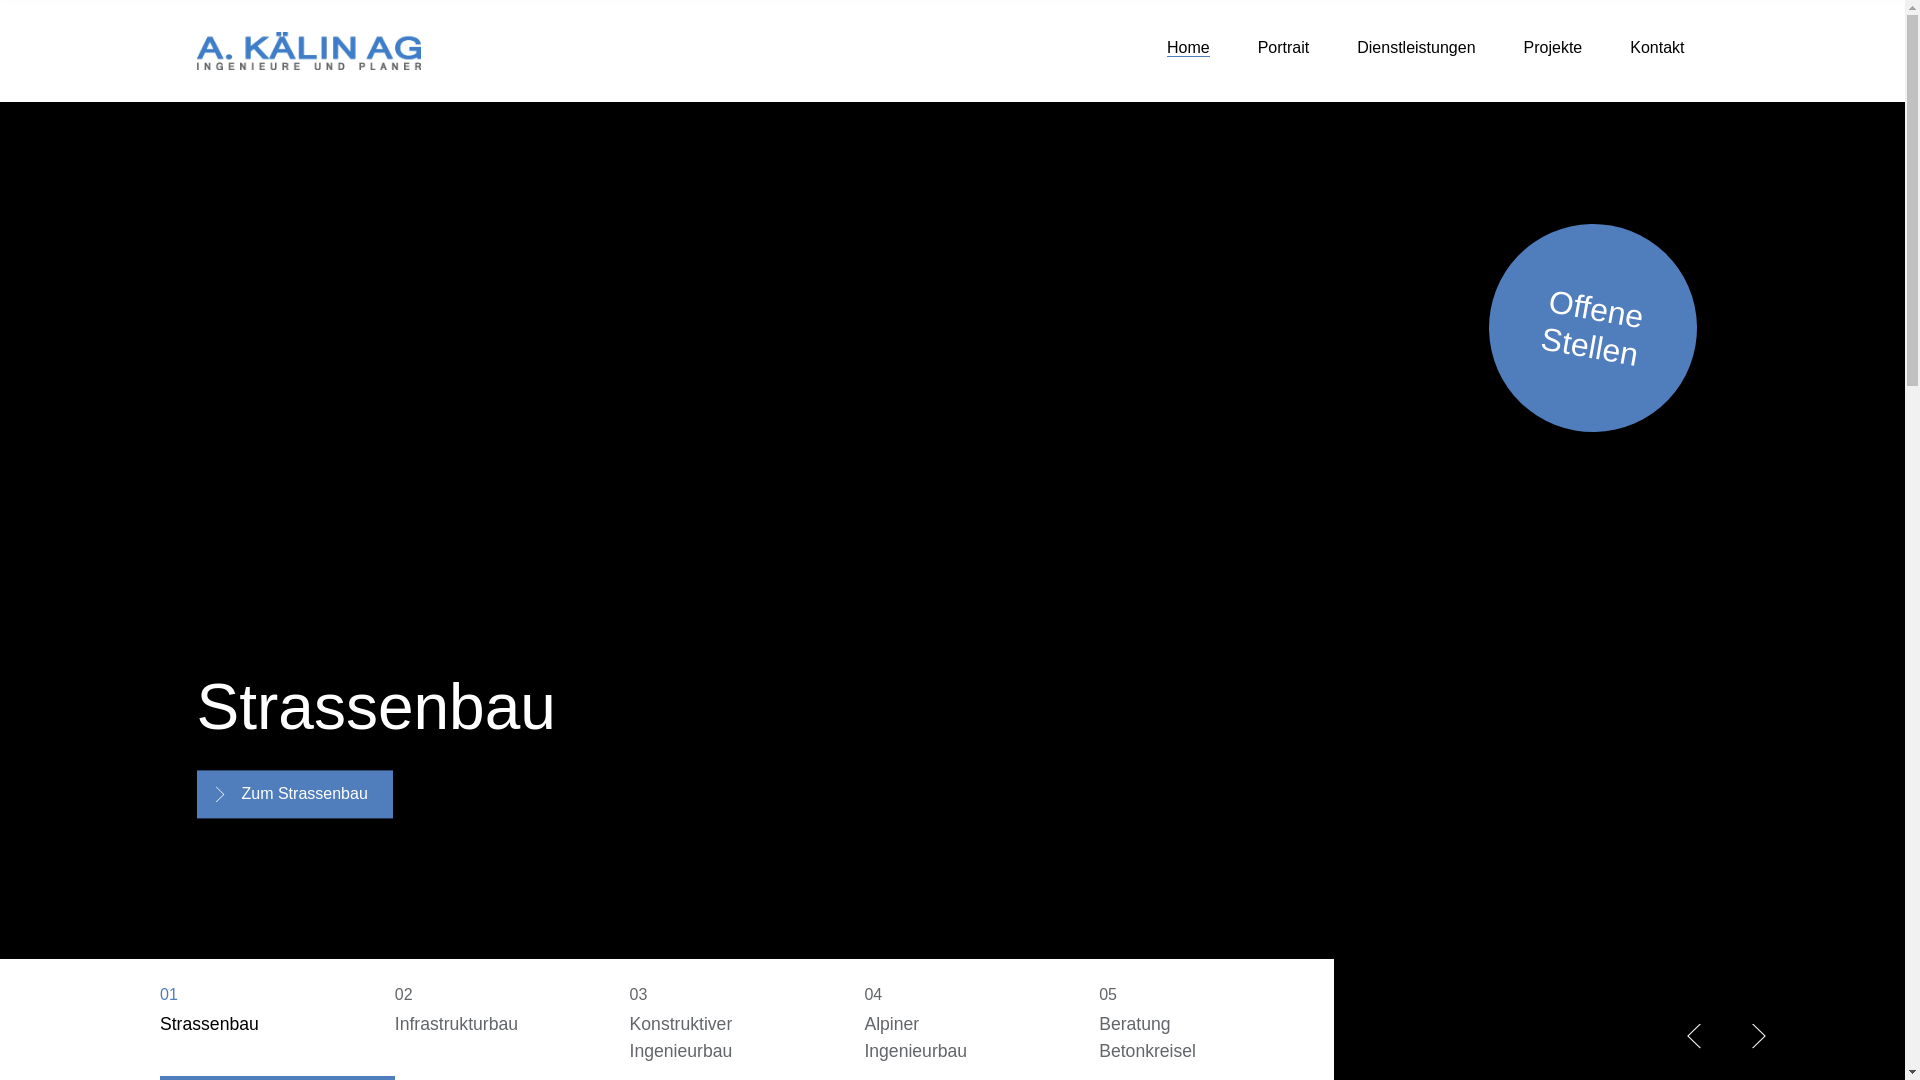 The image size is (1920, 1080). Describe the element at coordinates (1522, 46) in the screenshot. I see `'Projekte'` at that location.